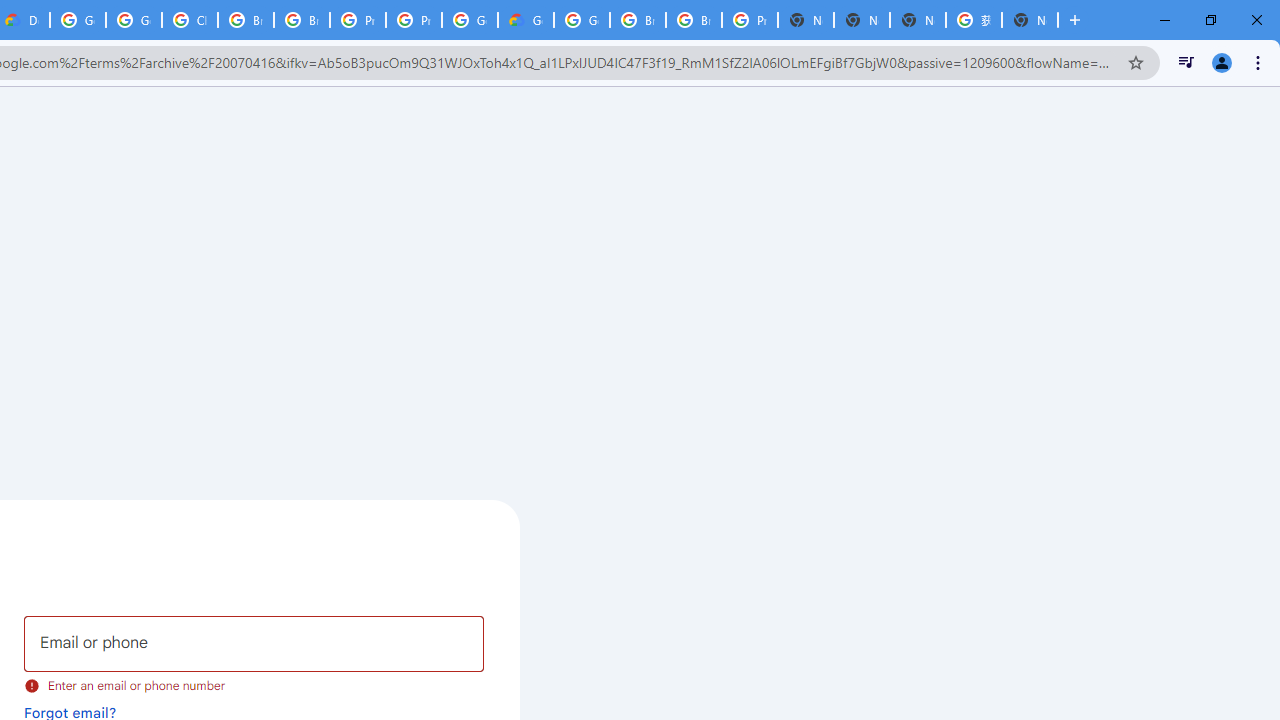 This screenshot has height=720, width=1280. I want to click on 'Browse Chrome as a guest - Computer - Google Chrome Help', so click(637, 20).